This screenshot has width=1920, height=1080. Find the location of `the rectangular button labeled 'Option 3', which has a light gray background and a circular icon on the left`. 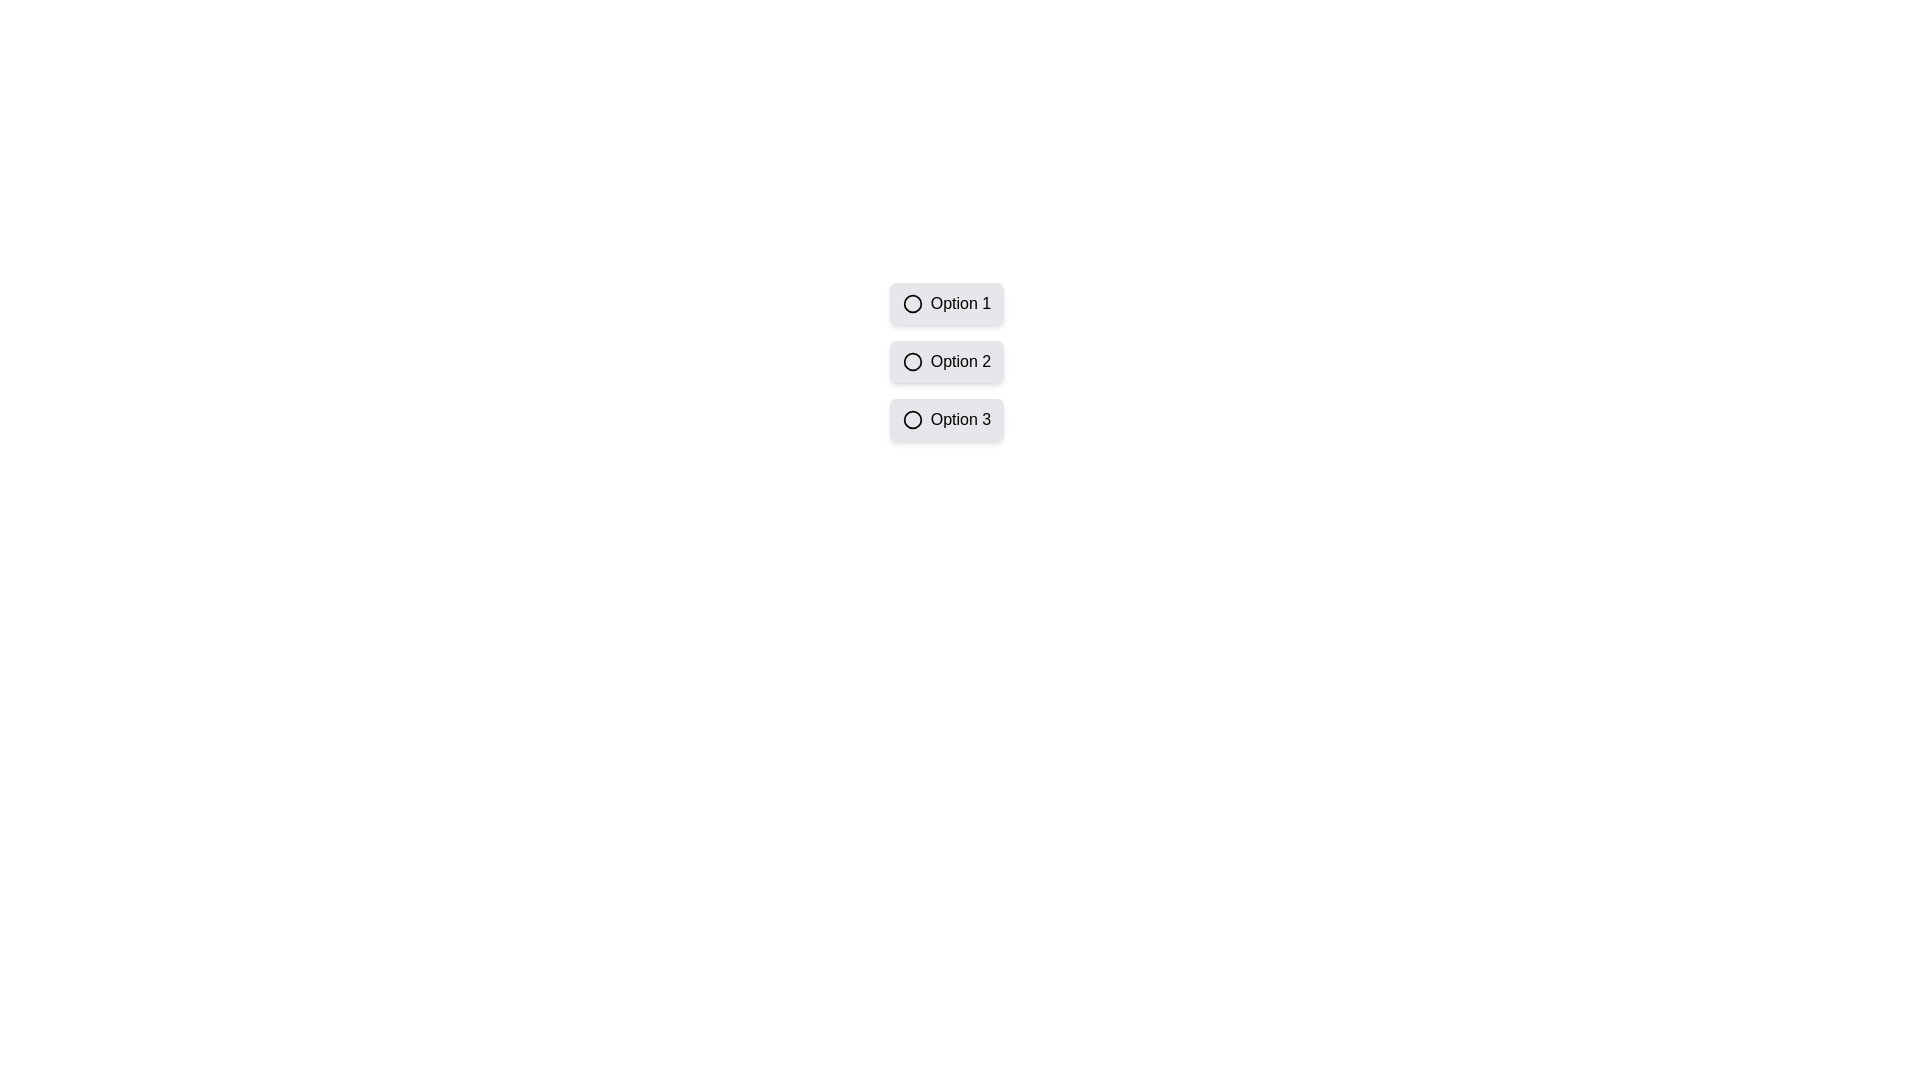

the rectangular button labeled 'Option 3', which has a light gray background and a circular icon on the left is located at coordinates (945, 419).